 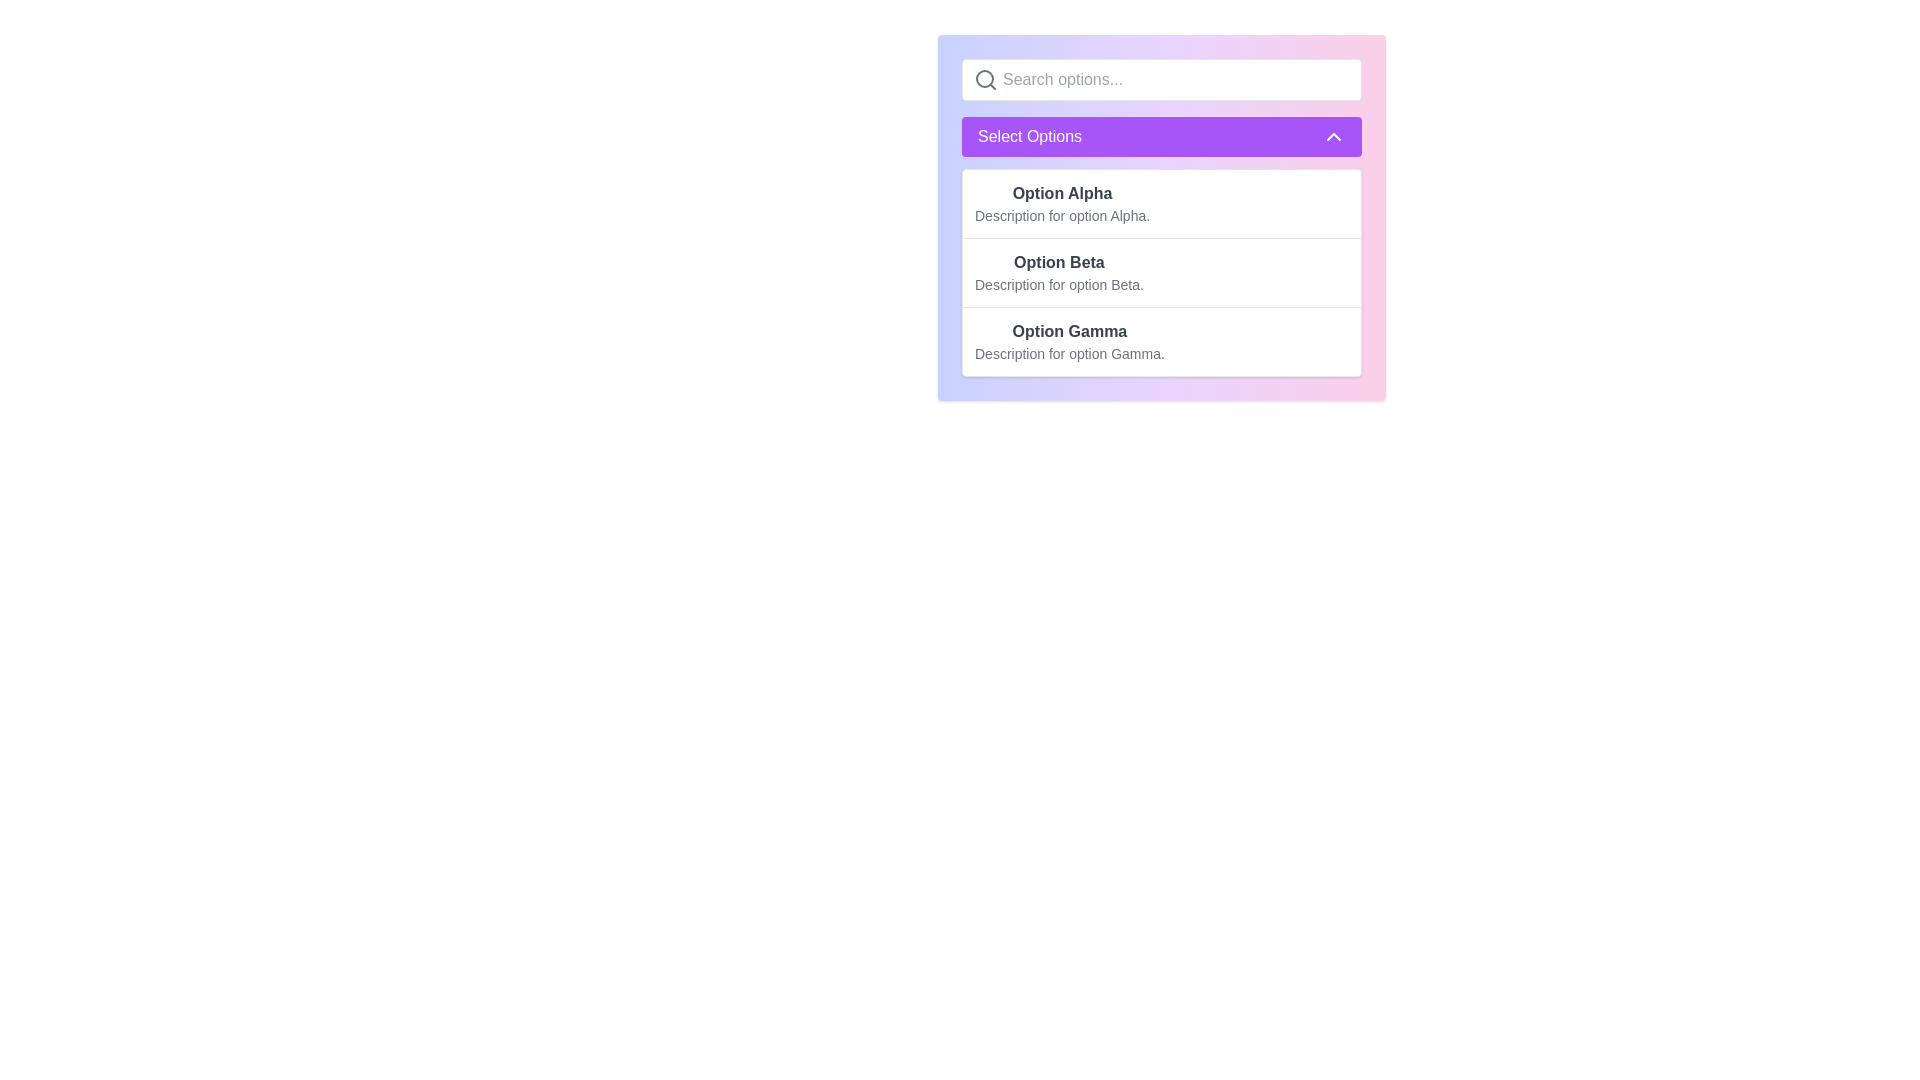 What do you see at coordinates (985, 79) in the screenshot?
I see `the magnifying glass icon located towards the left side of the search input field, which represents search functionality` at bounding box center [985, 79].